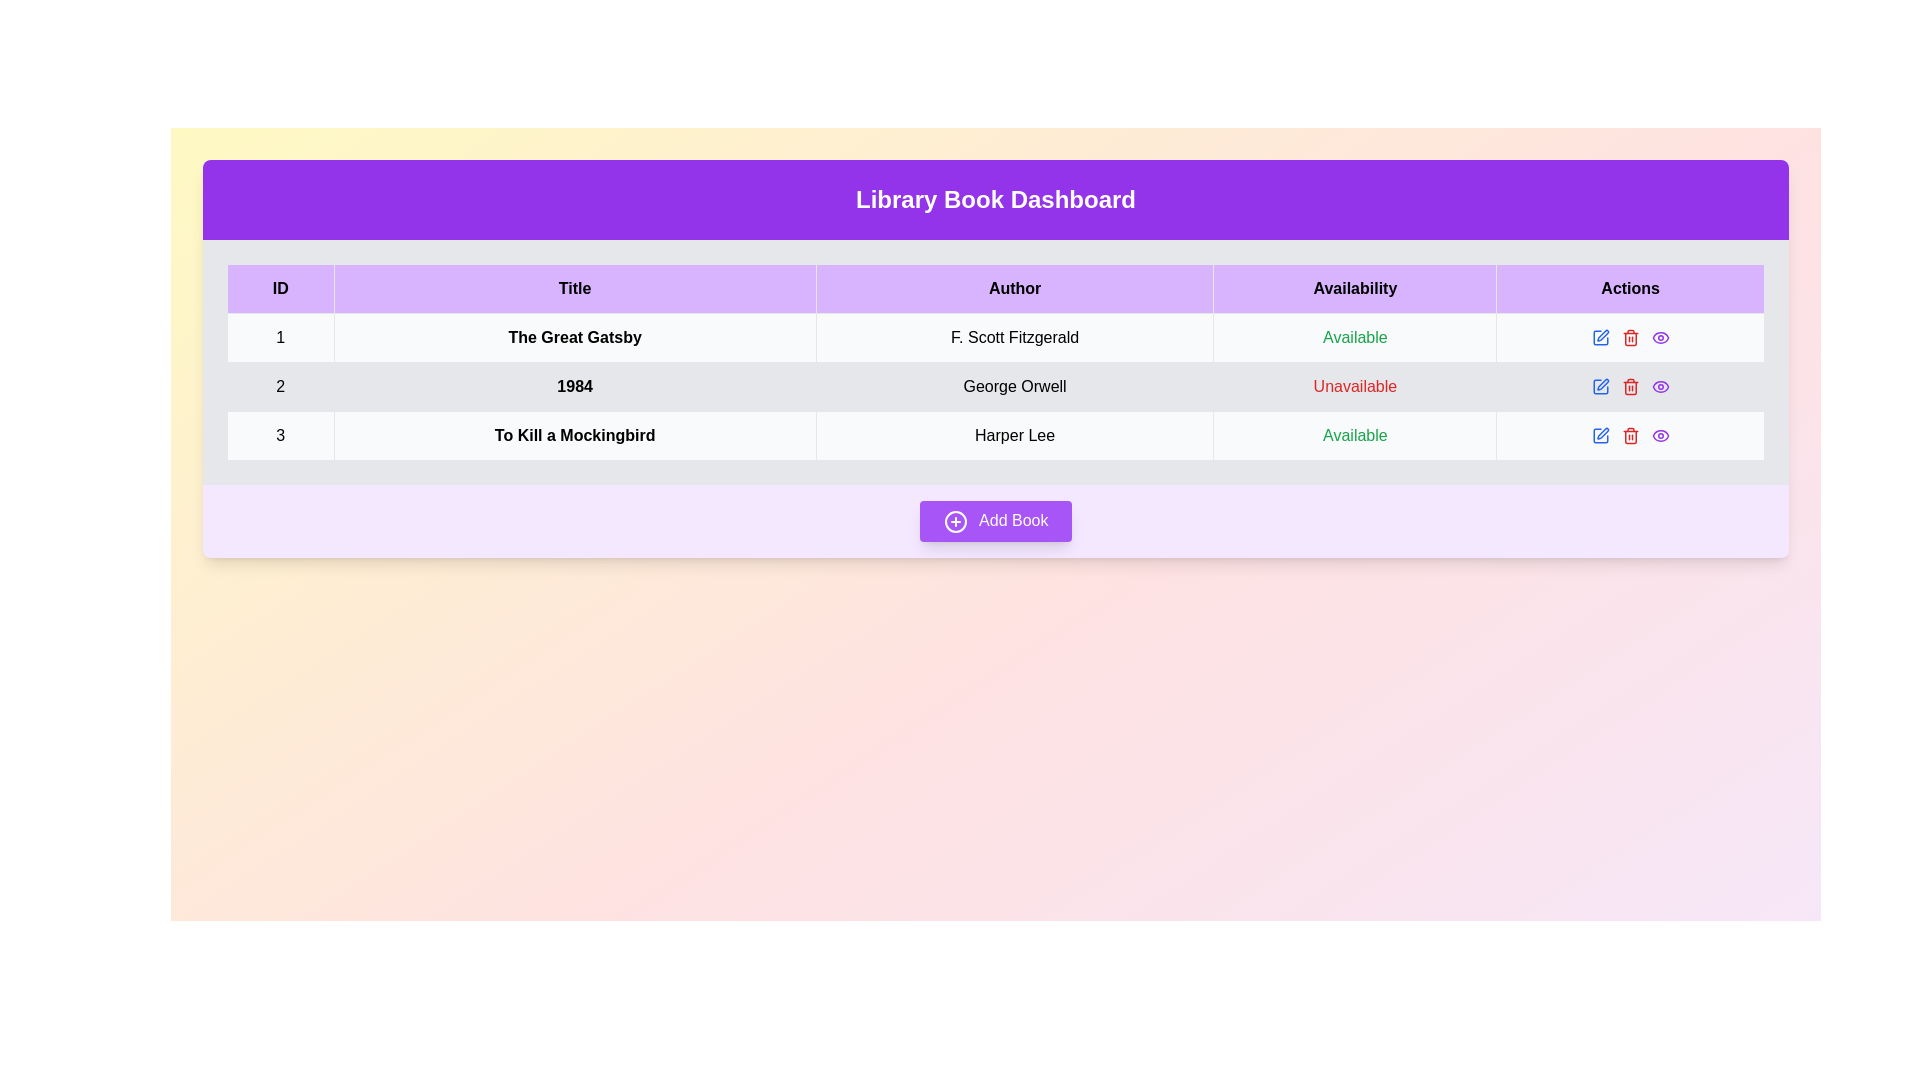 This screenshot has height=1080, width=1920. What do you see at coordinates (996, 337) in the screenshot?
I see `the first row in the table displaying details of the book 'The Great Gatsby' for interaction` at bounding box center [996, 337].